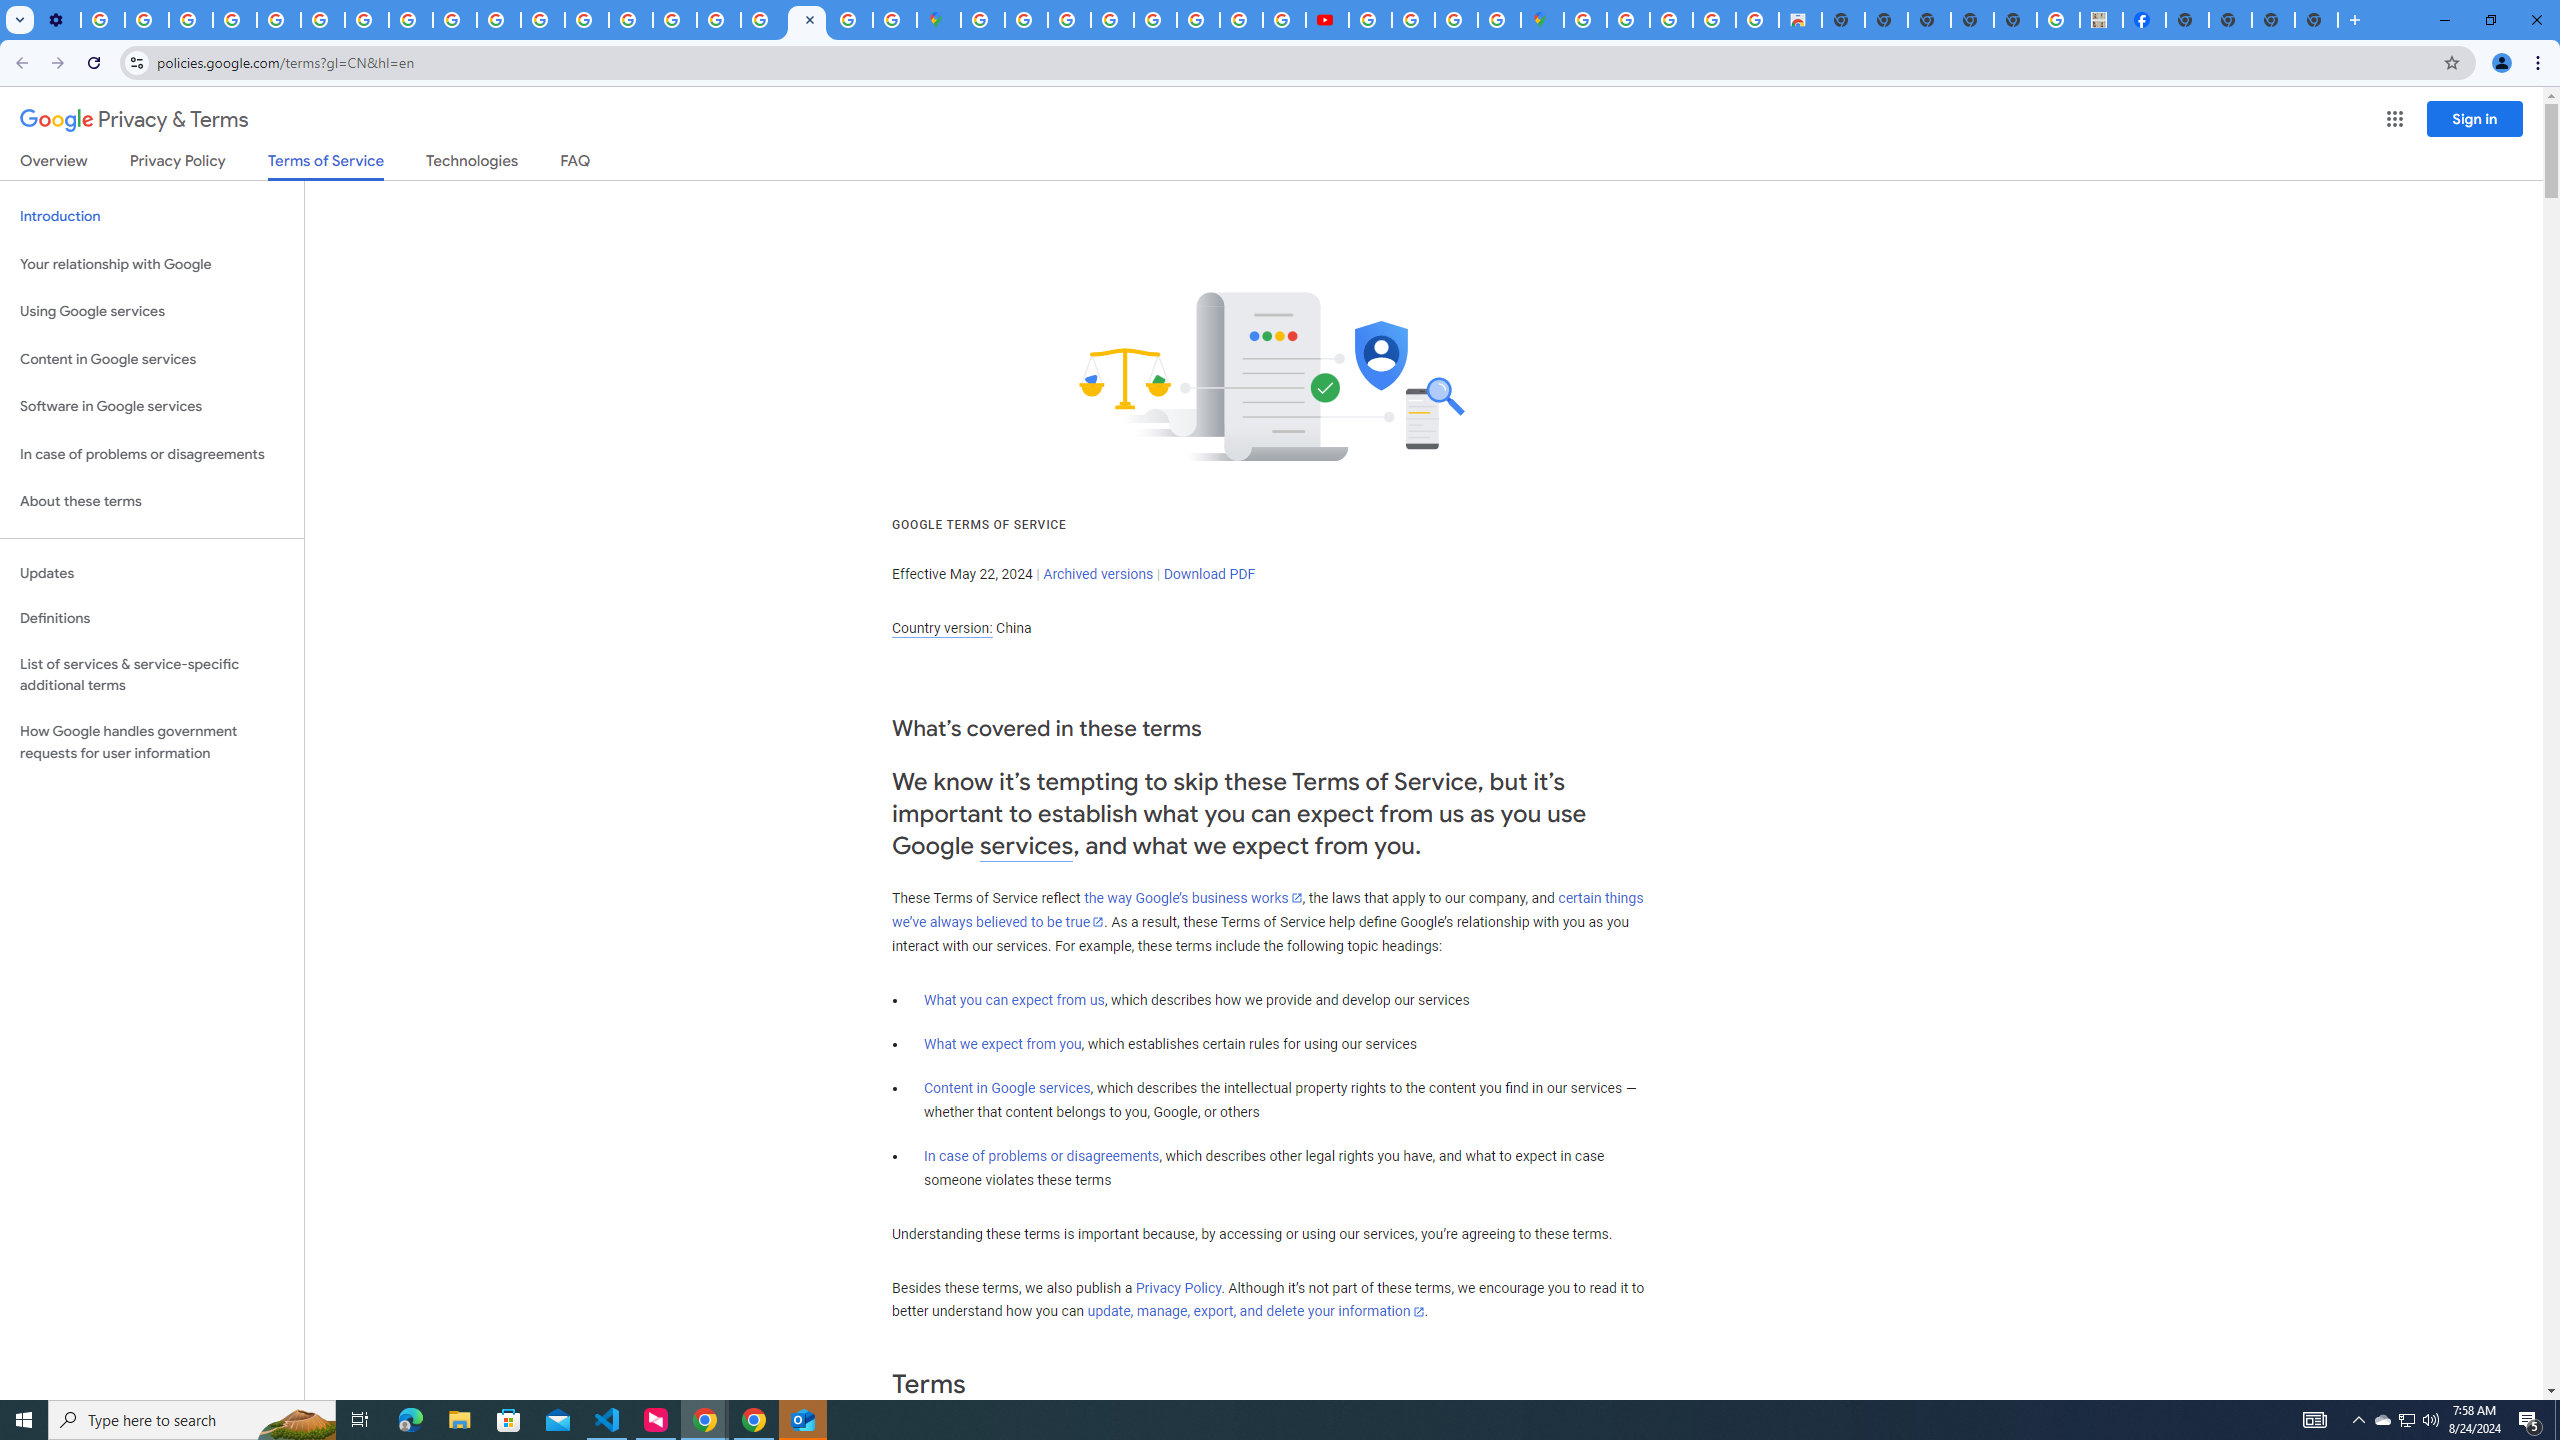  I want to click on 'Updates', so click(151, 572).